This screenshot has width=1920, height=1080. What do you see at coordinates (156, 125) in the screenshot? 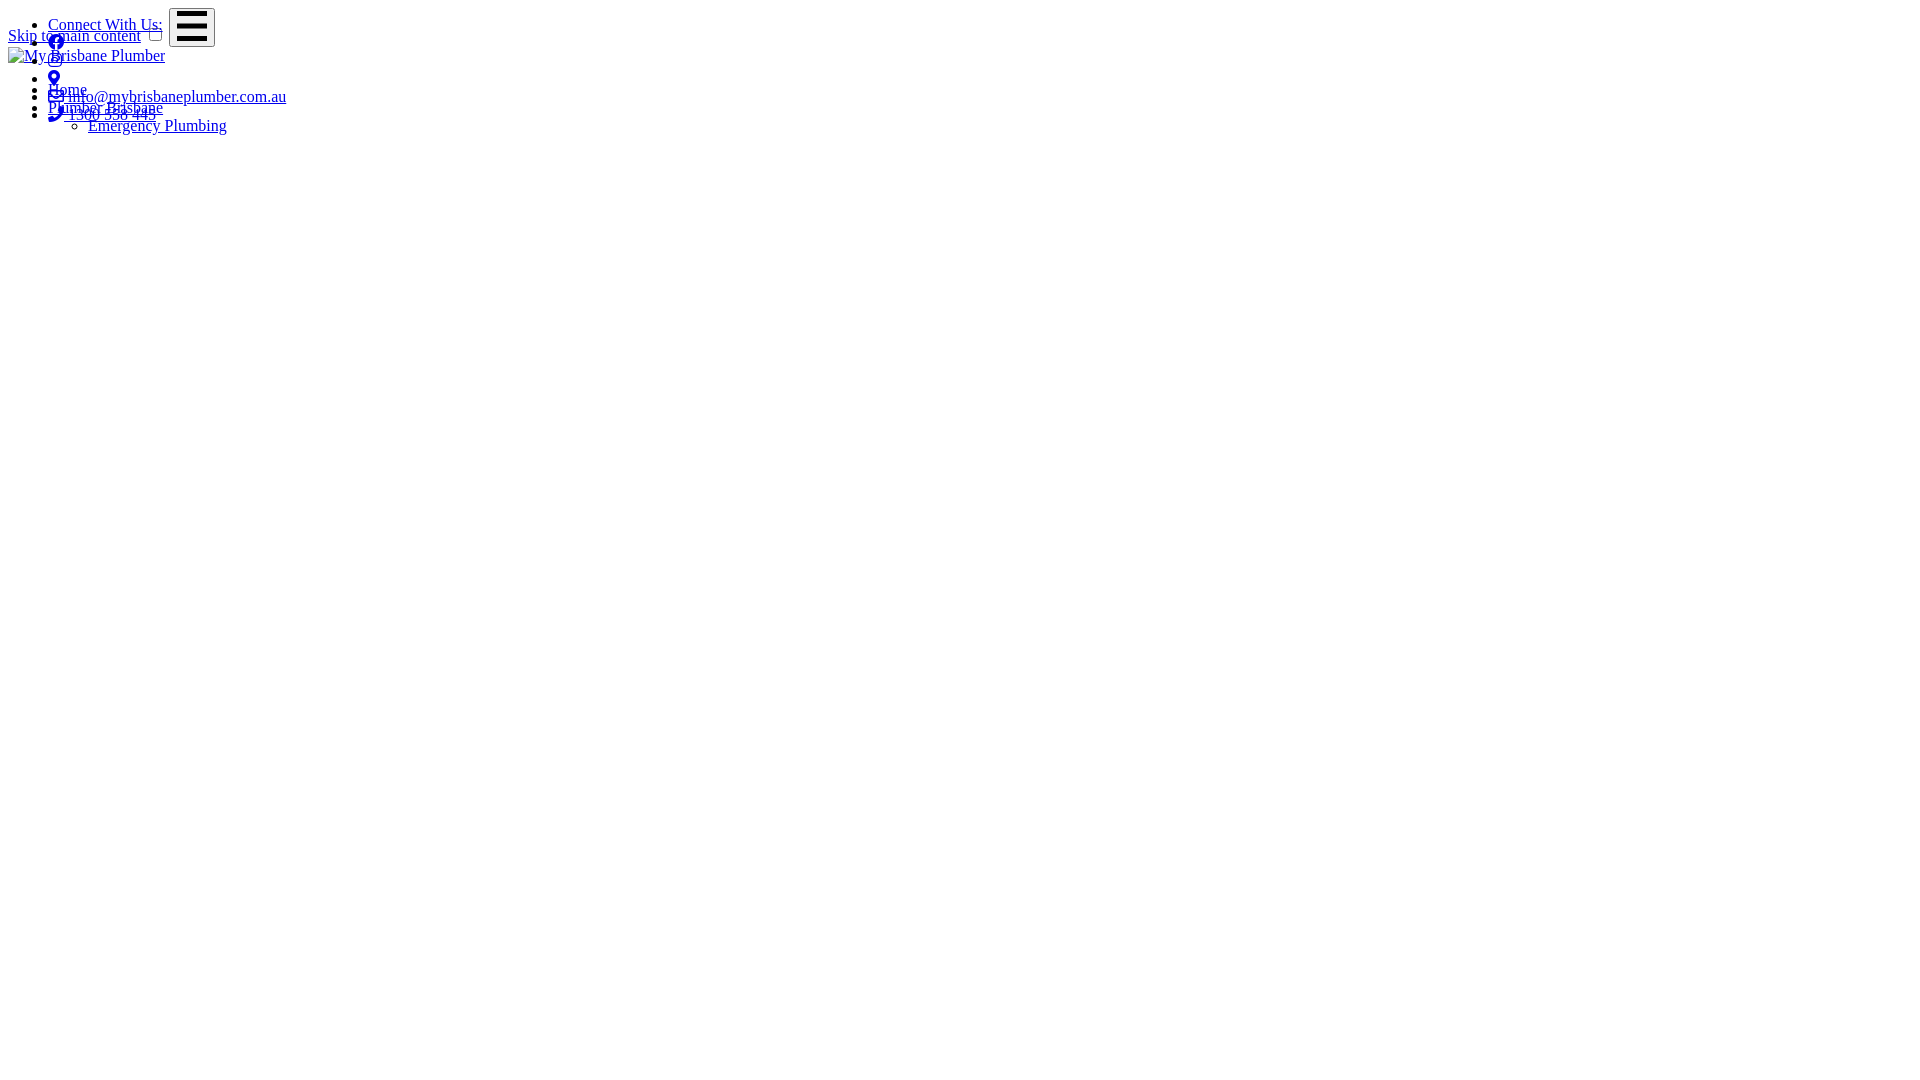
I see `'Emergency Plumbing'` at bounding box center [156, 125].